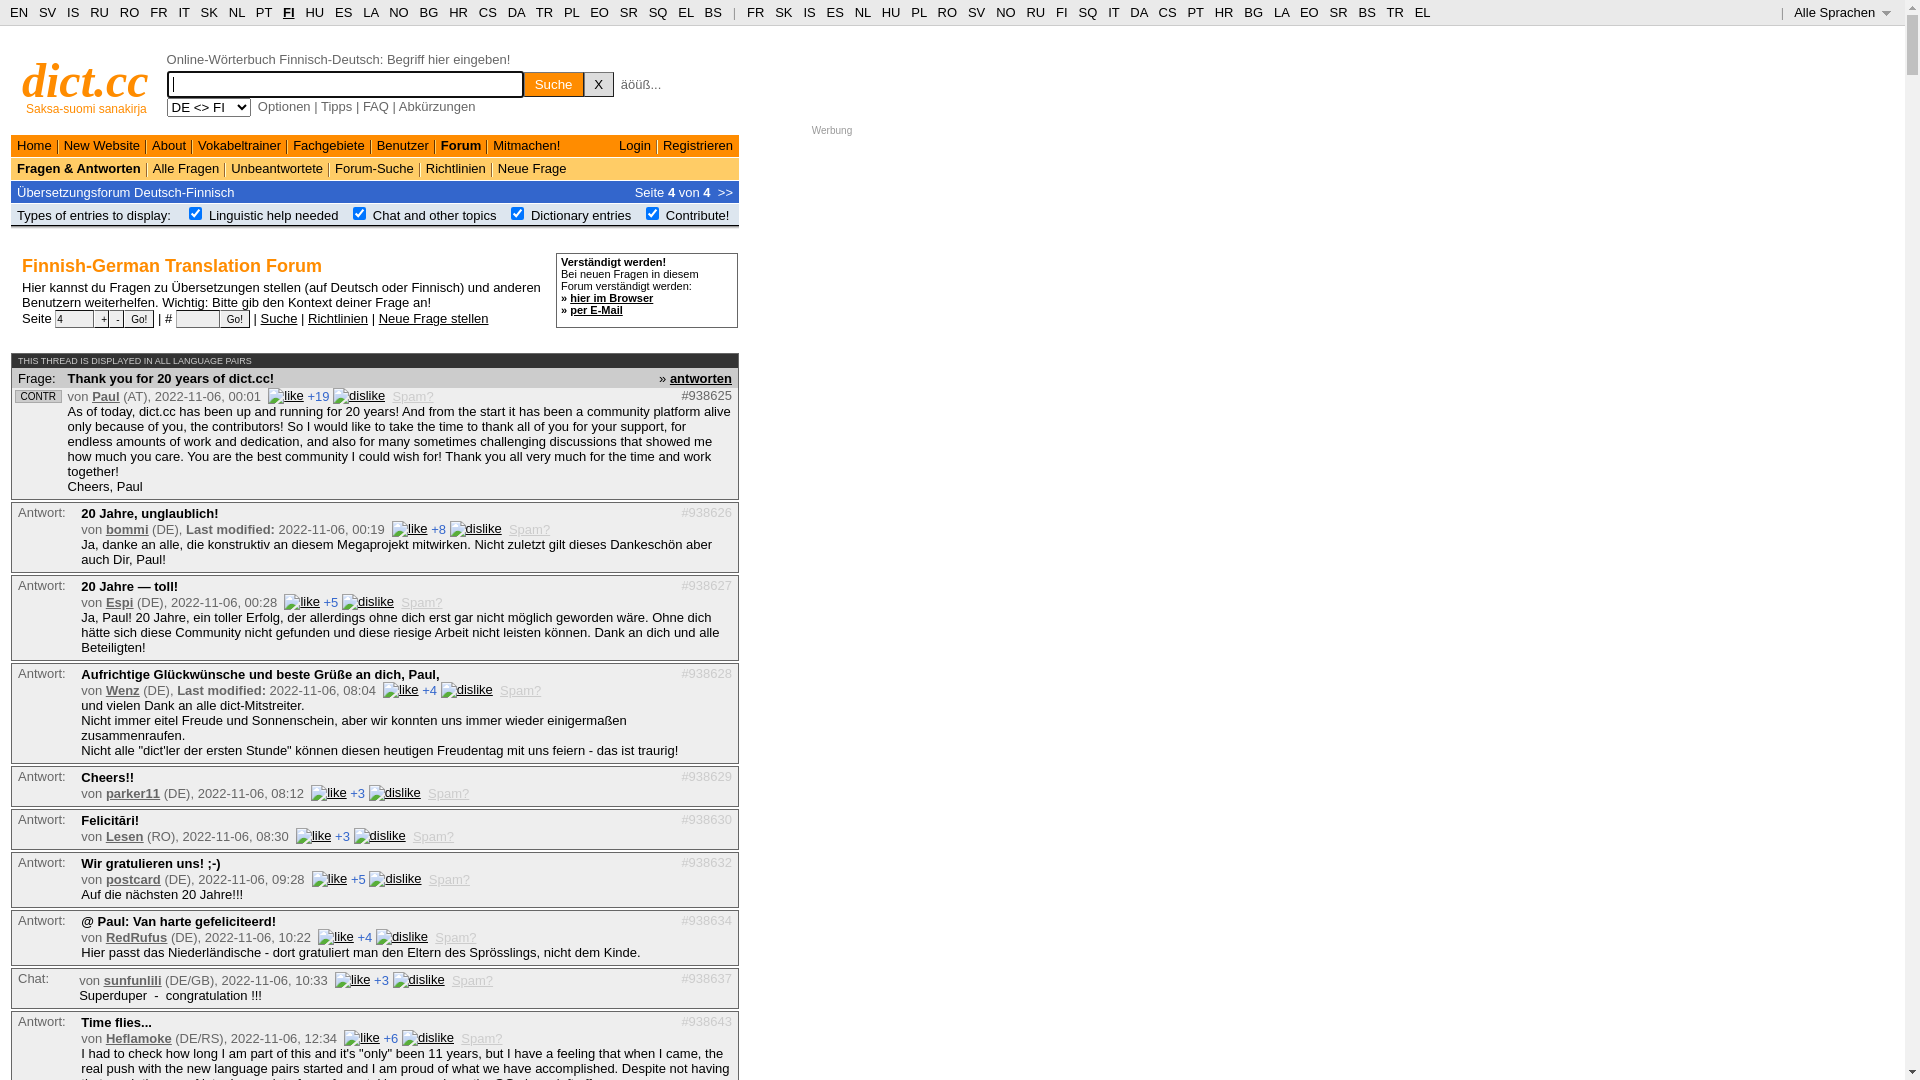 The image size is (1920, 1080). What do you see at coordinates (34, 144) in the screenshot?
I see `'Home'` at bounding box center [34, 144].